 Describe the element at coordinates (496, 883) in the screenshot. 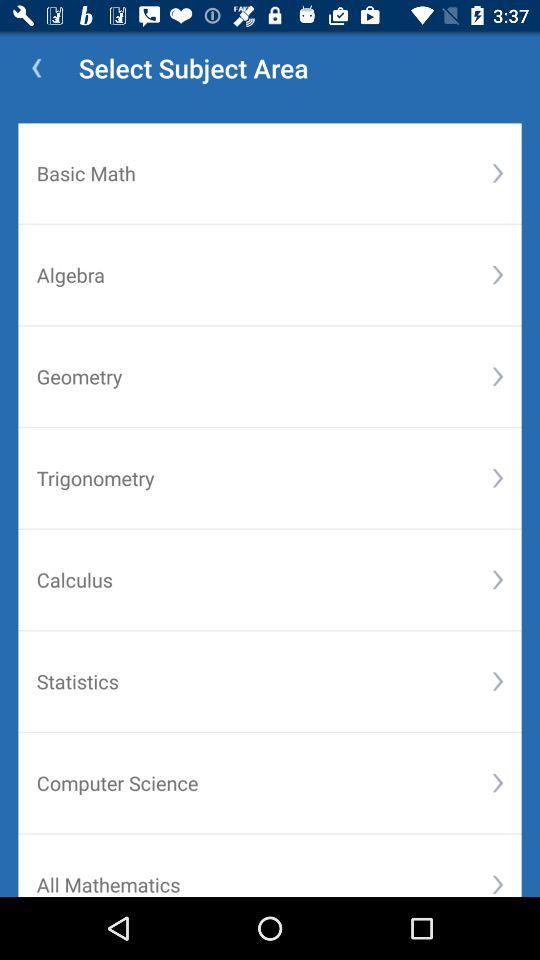

I see `the icon to the right of all mathematics icon` at that location.